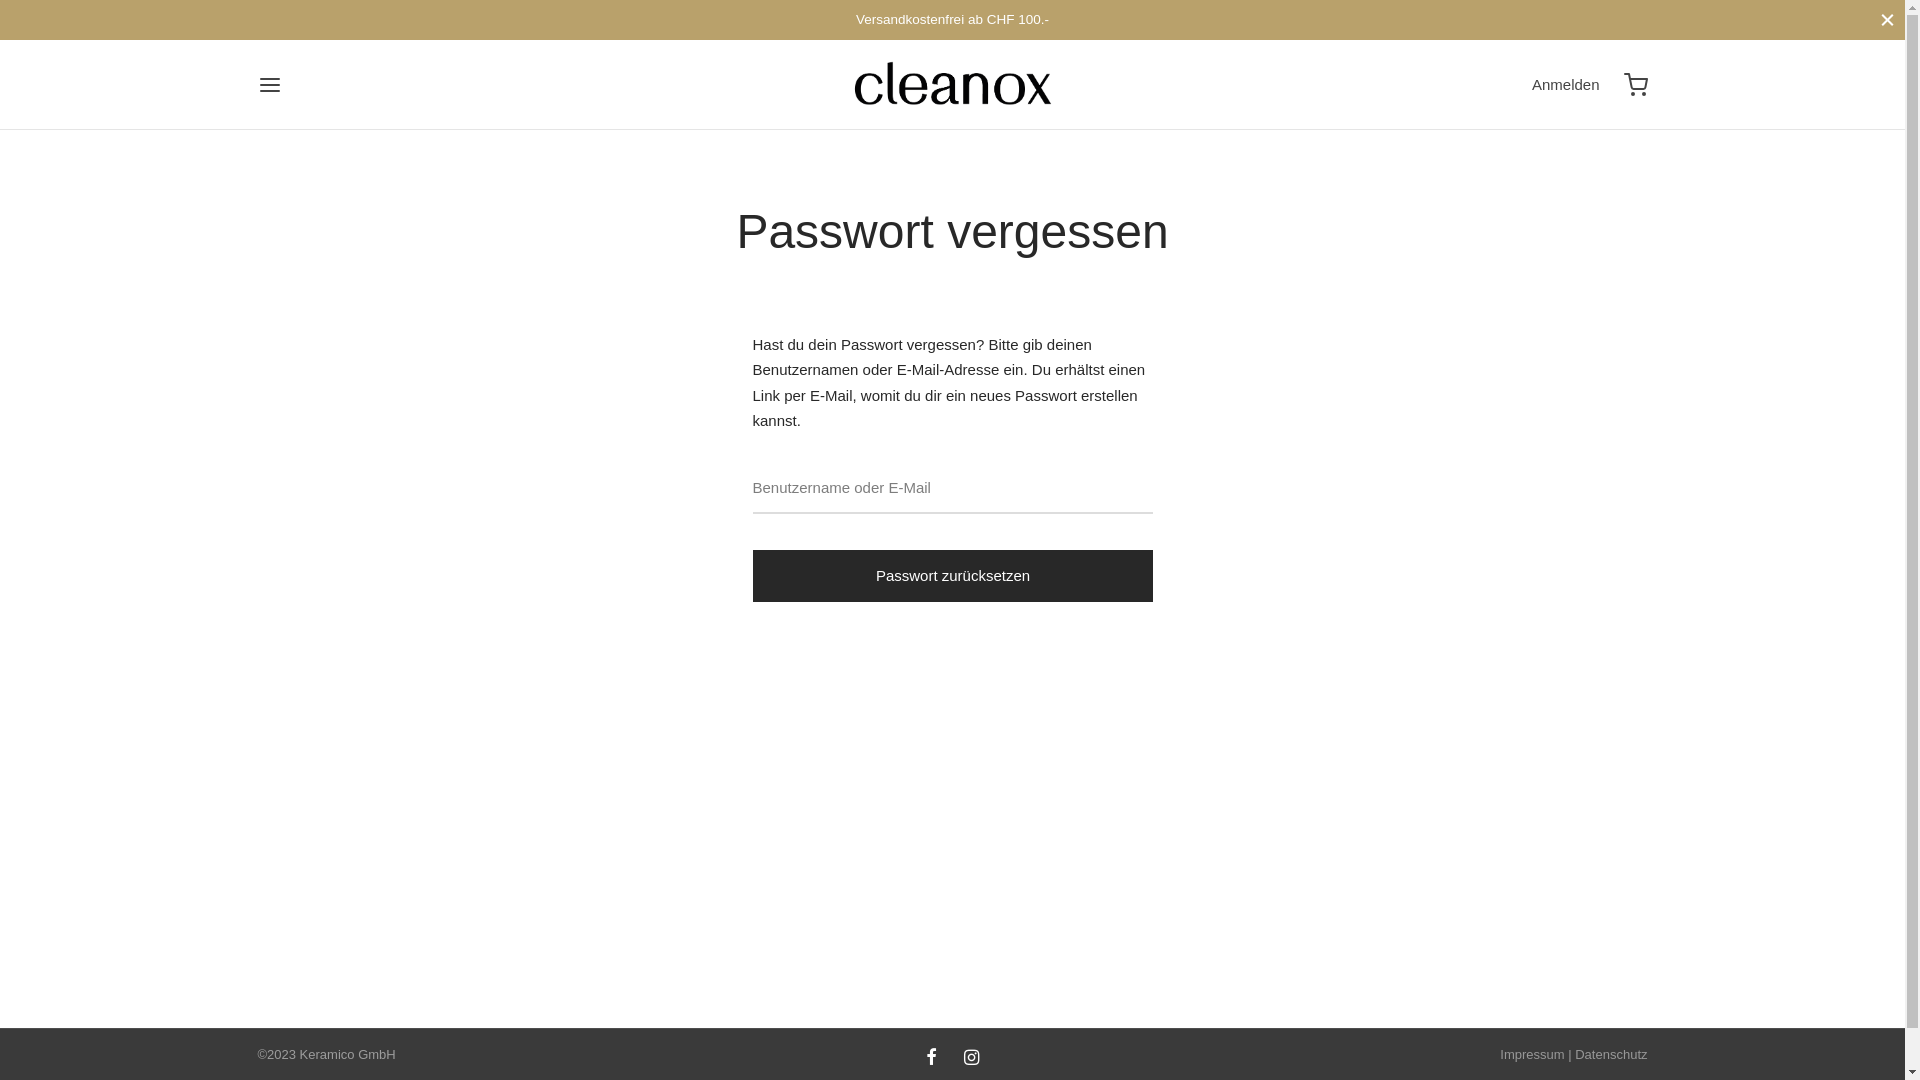  I want to click on 'Datenschutz', so click(1611, 1053).